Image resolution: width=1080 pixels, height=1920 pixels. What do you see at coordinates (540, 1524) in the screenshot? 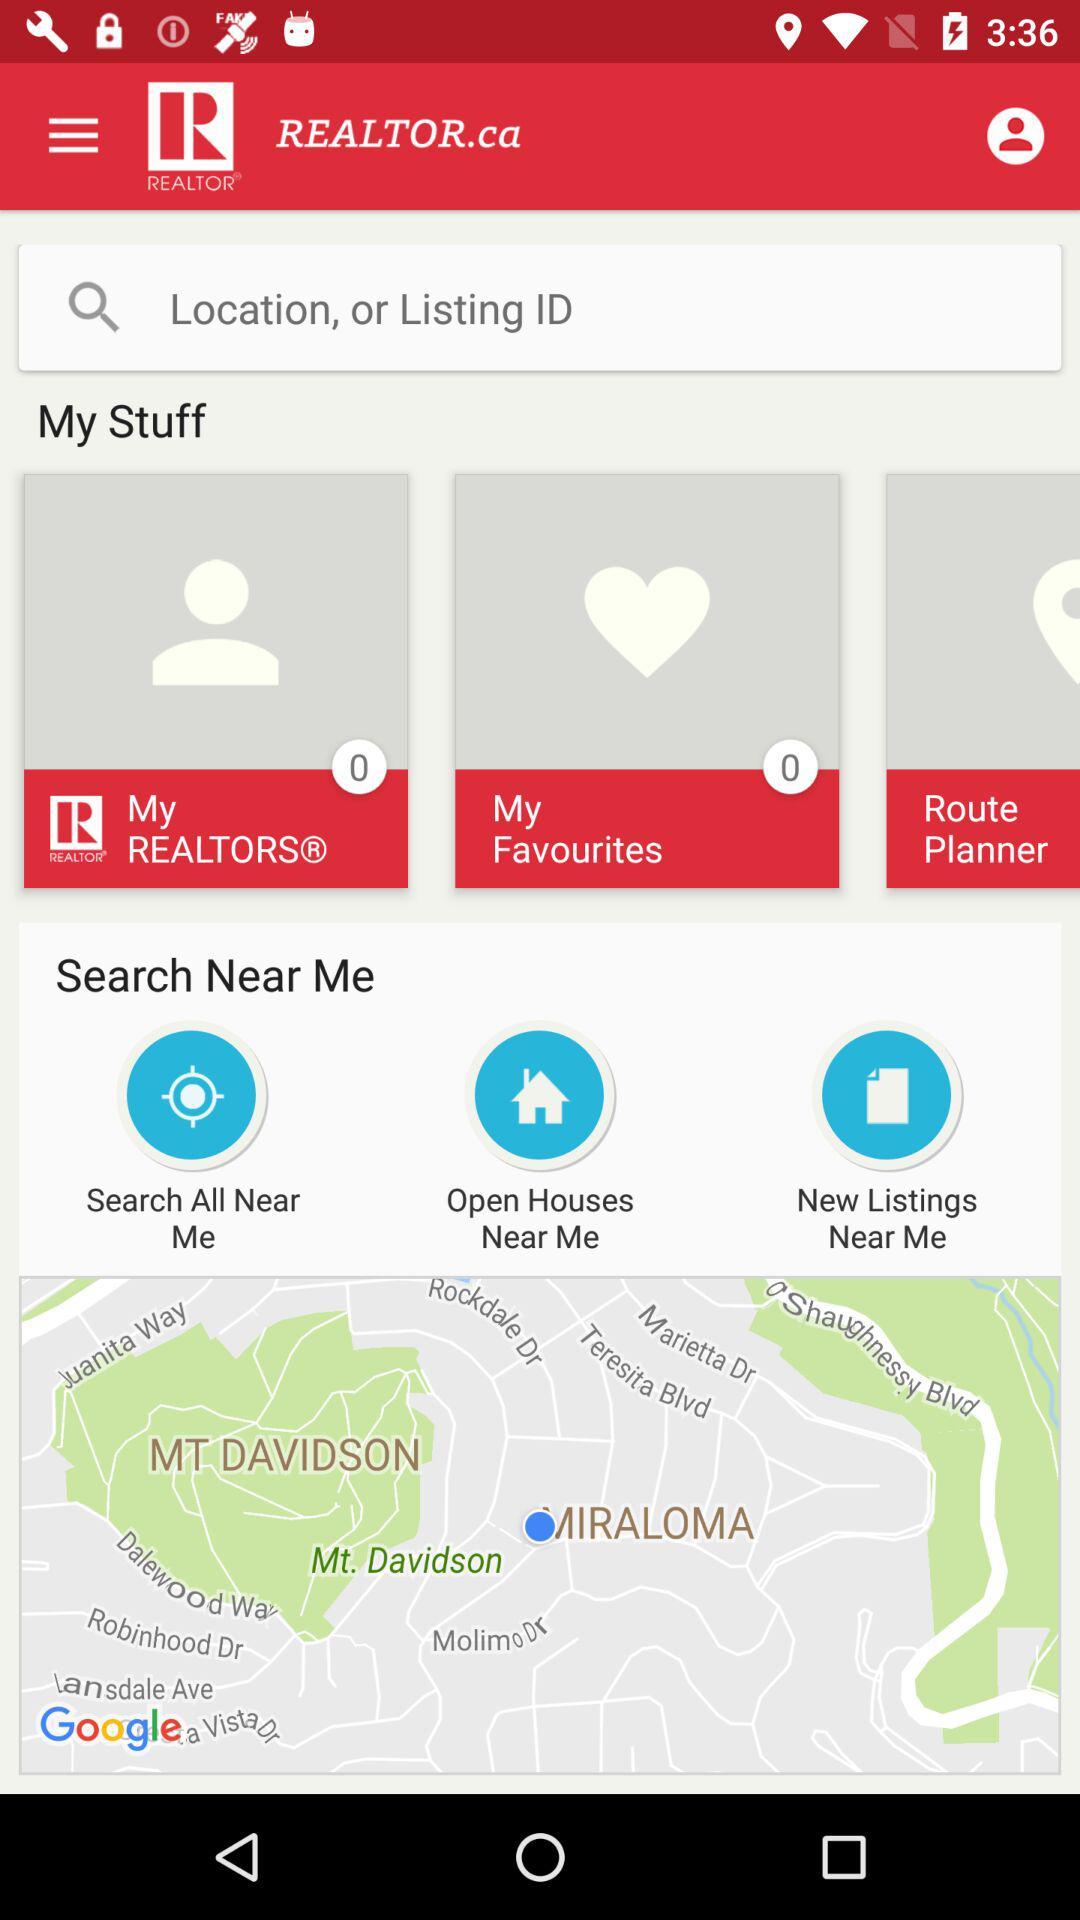
I see `item below search all near icon` at bounding box center [540, 1524].